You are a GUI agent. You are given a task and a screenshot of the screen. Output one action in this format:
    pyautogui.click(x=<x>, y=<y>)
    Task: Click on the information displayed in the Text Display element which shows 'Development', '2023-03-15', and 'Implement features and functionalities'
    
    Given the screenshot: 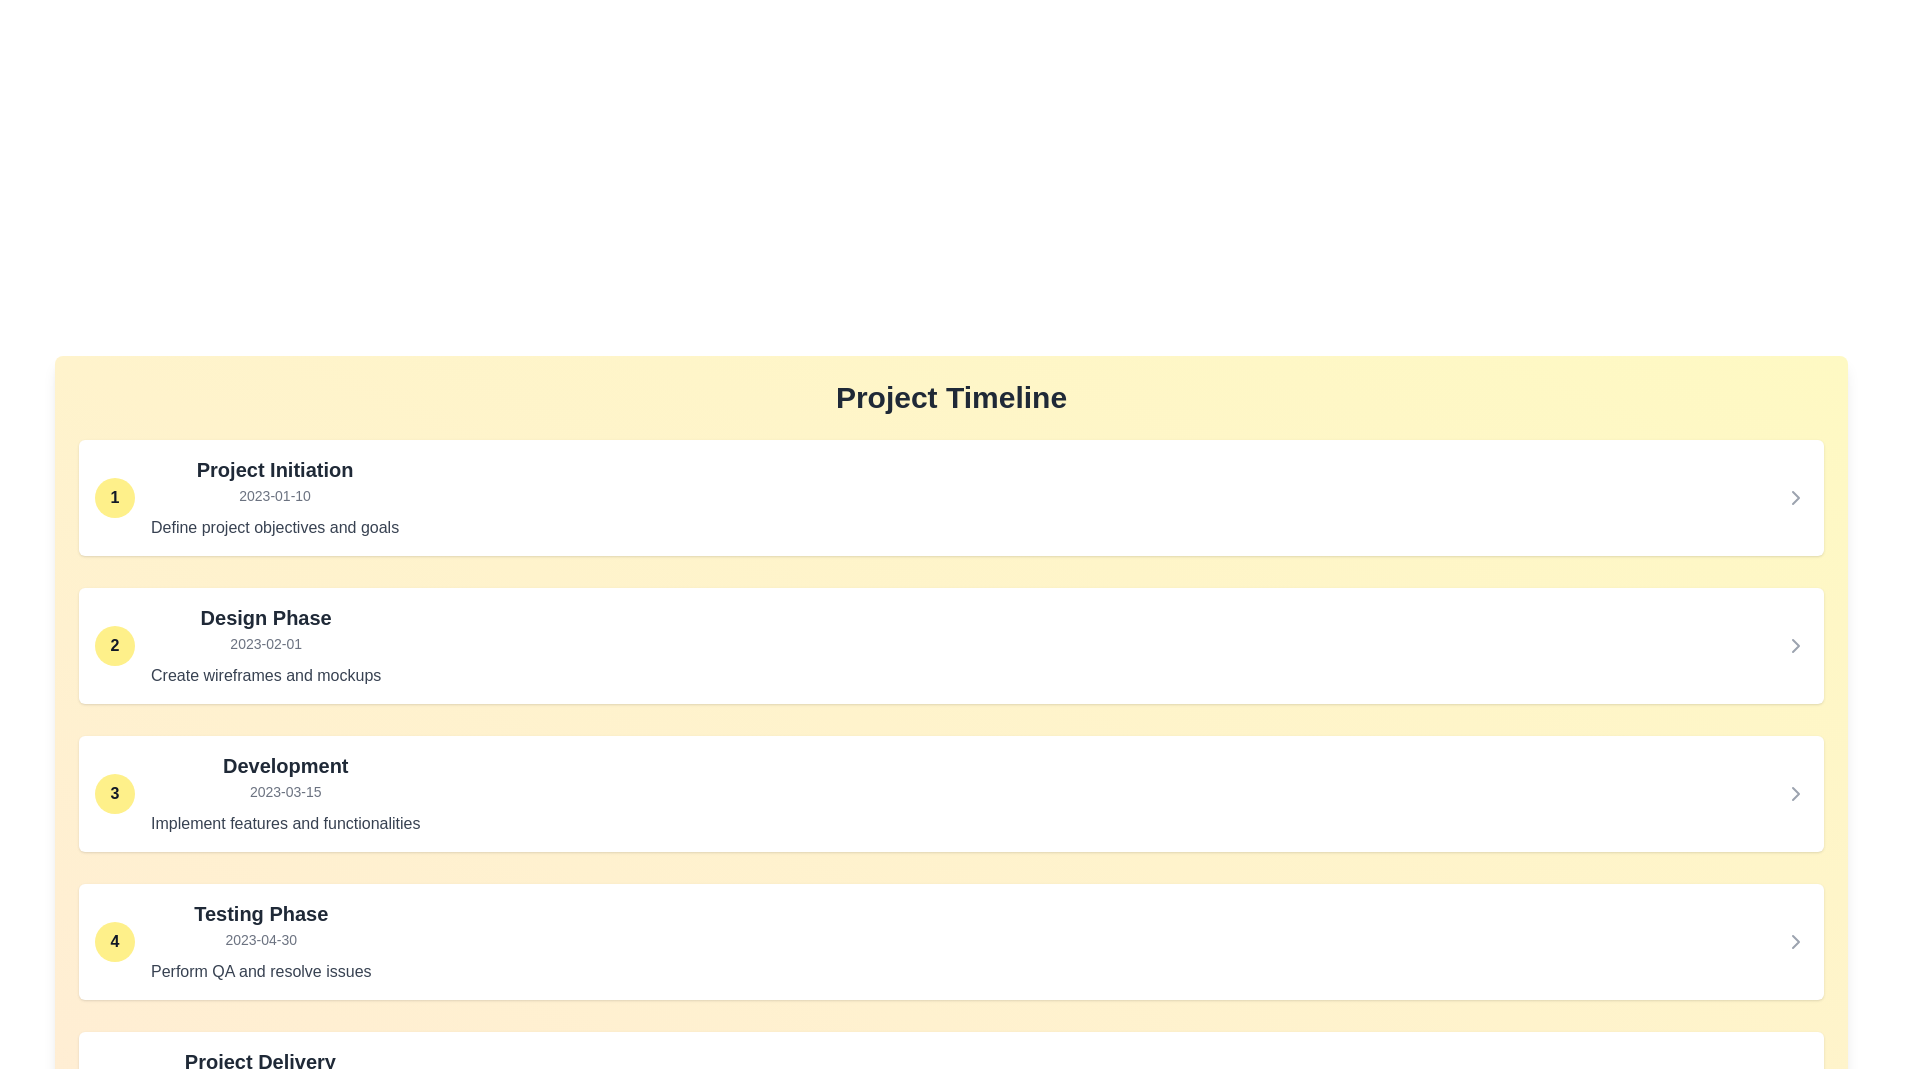 What is the action you would take?
    pyautogui.click(x=284, y=793)
    